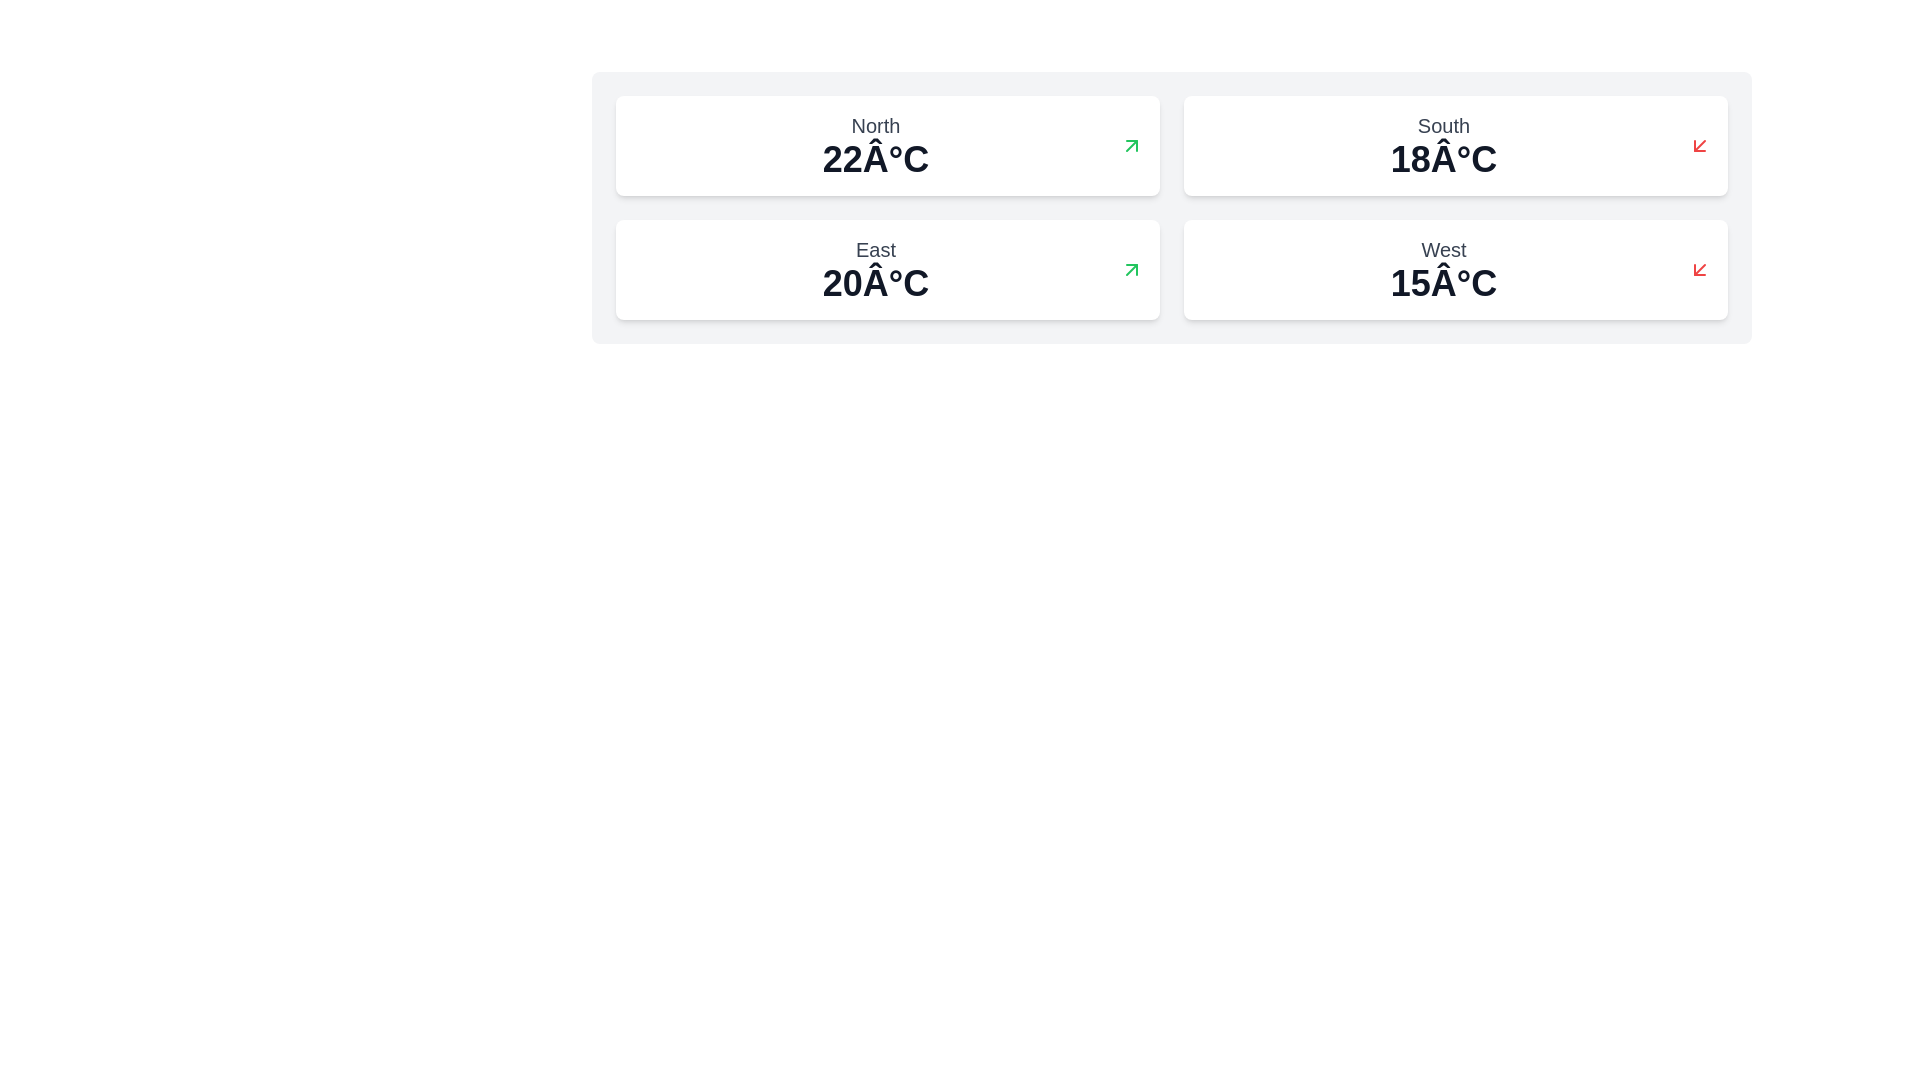 This screenshot has height=1080, width=1920. I want to click on the green arrow icon located in the upper-right corner of the 'North 22°C' white box, so click(1132, 145).